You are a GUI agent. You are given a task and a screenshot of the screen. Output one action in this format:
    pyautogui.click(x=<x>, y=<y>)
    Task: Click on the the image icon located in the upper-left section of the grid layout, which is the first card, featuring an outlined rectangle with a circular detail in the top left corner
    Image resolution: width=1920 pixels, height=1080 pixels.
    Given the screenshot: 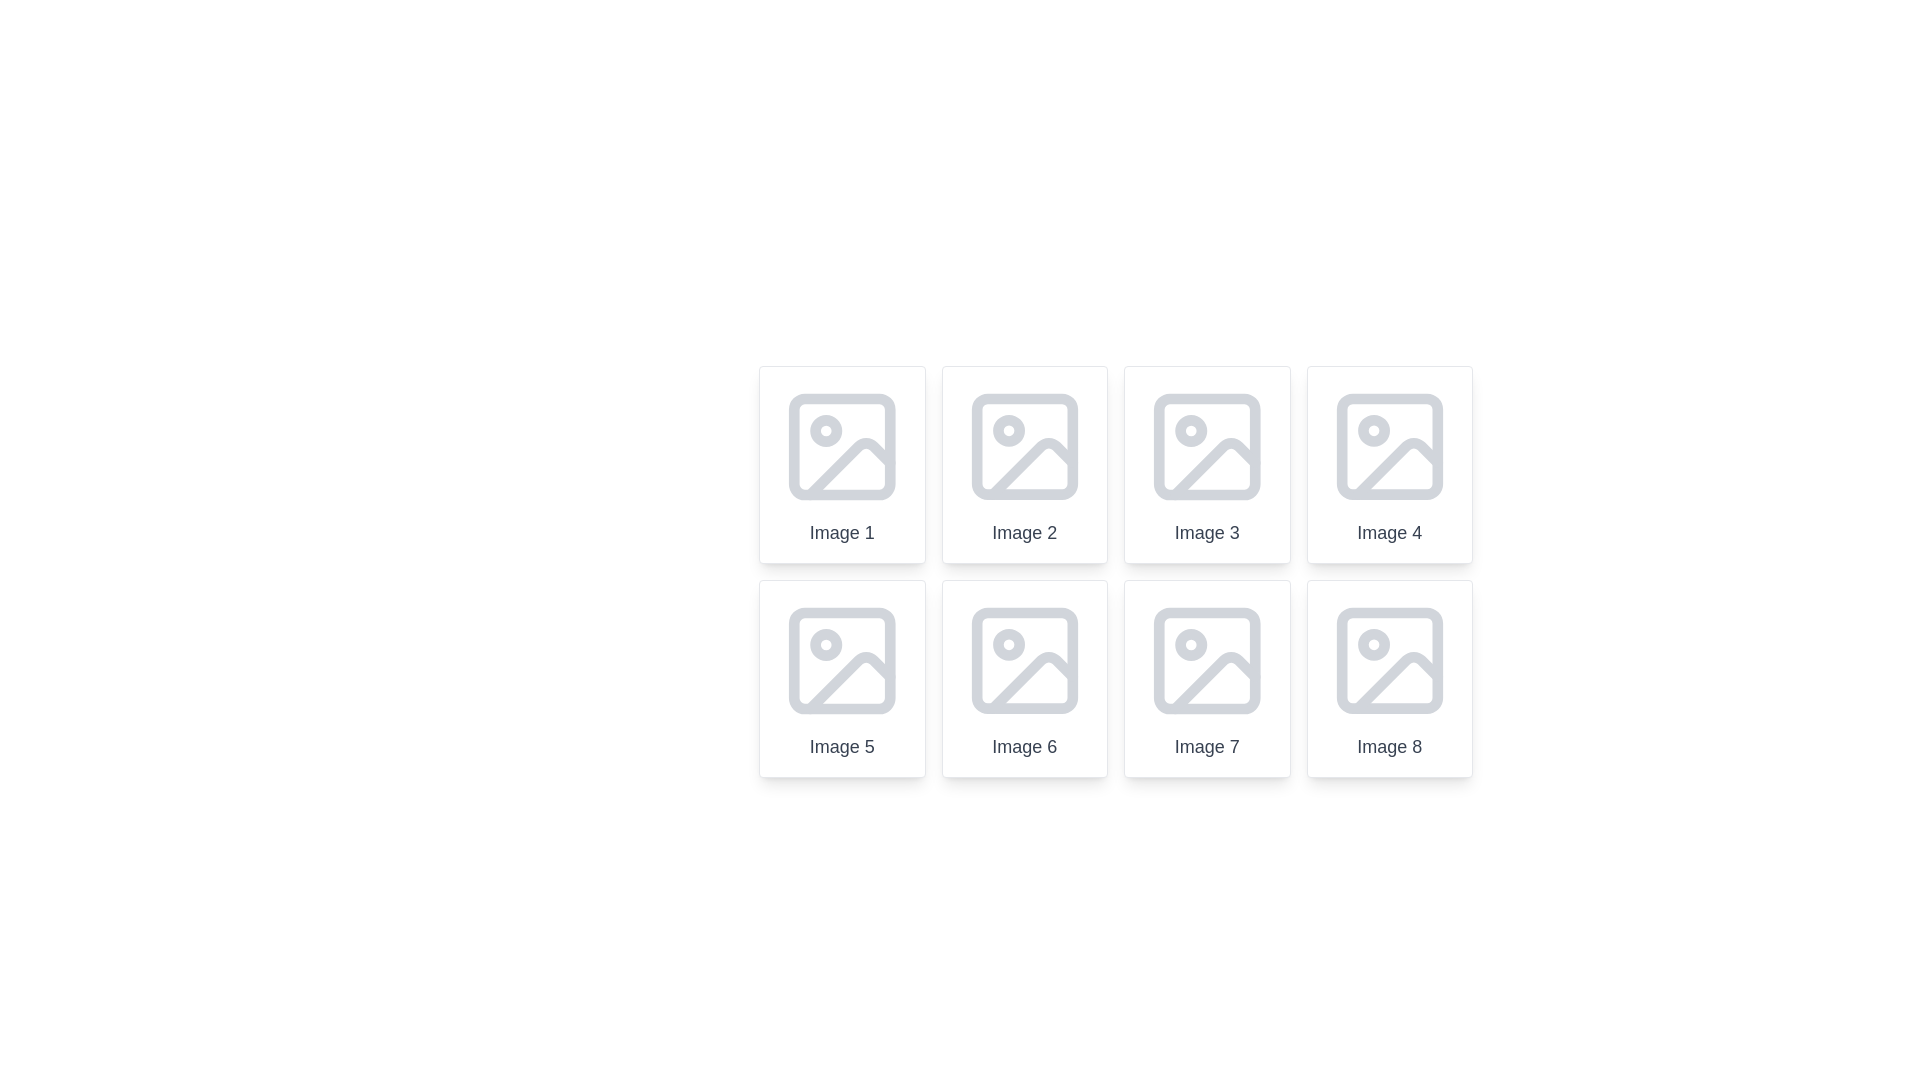 What is the action you would take?
    pyautogui.click(x=842, y=446)
    